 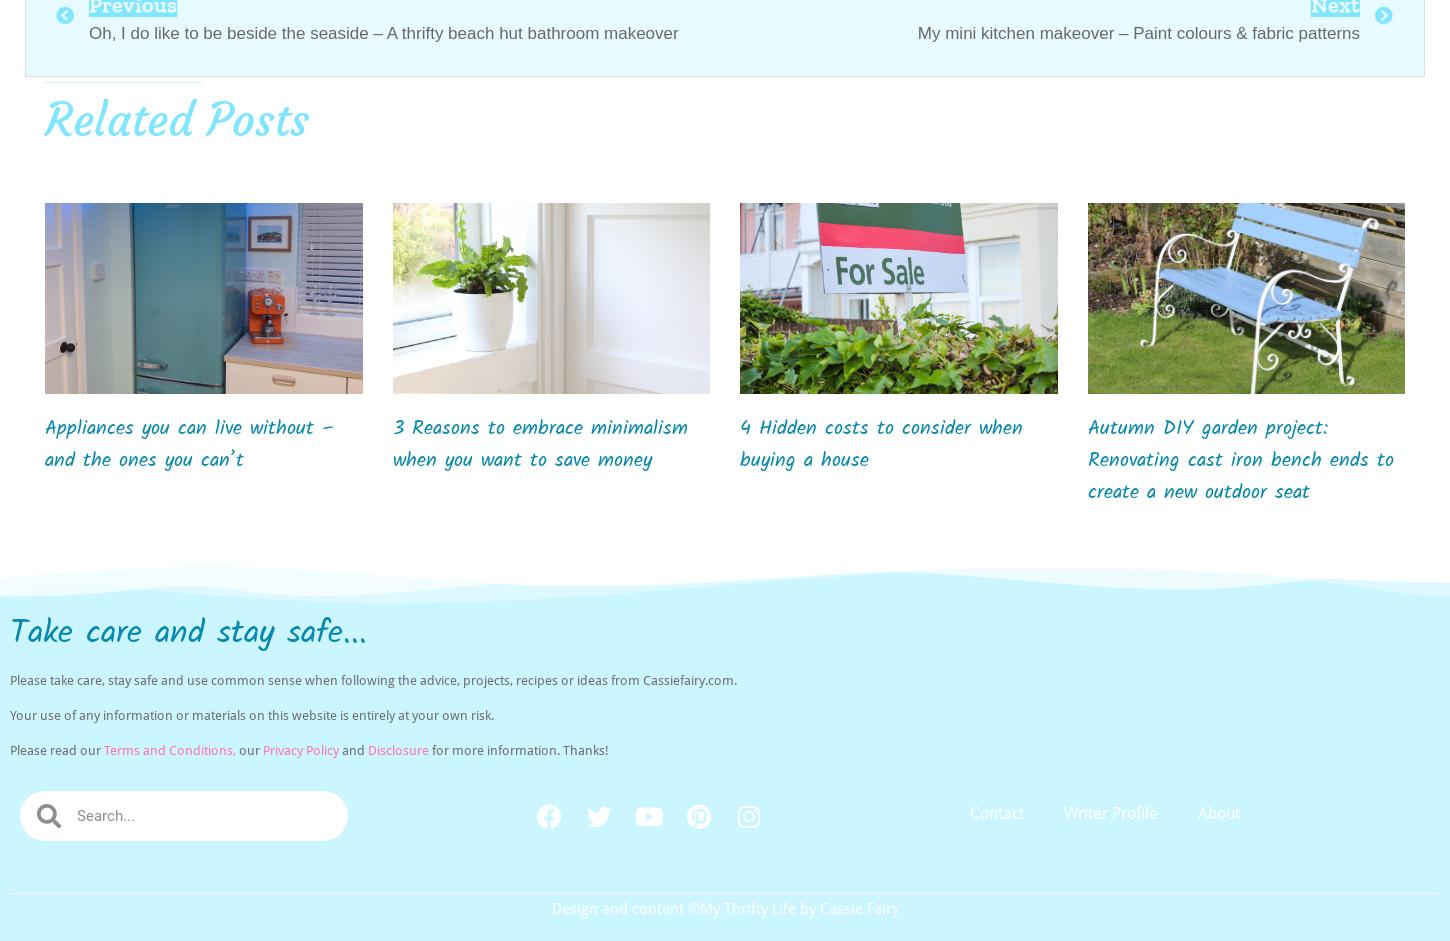 I want to click on 'for more information. Thanks!', so click(x=428, y=749).